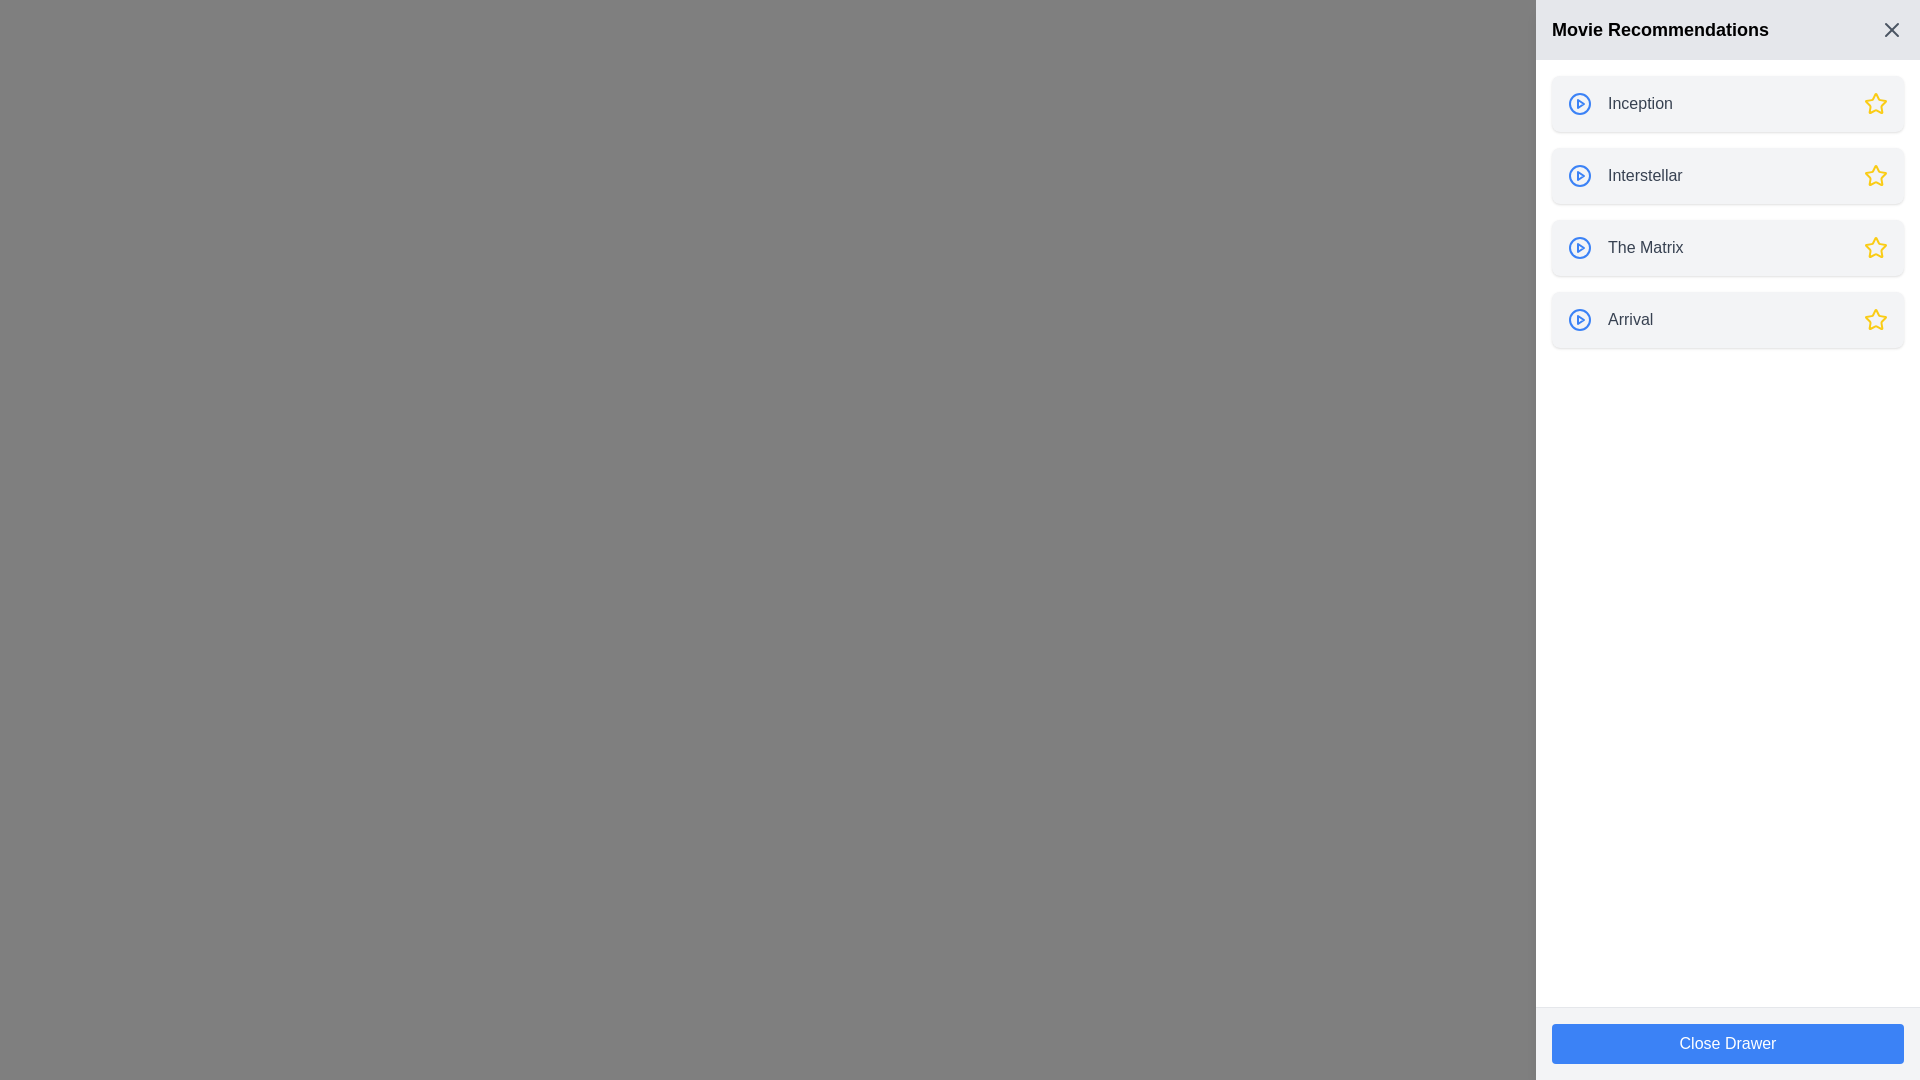 This screenshot has height=1080, width=1920. What do you see at coordinates (1874, 103) in the screenshot?
I see `the yellow star icon associated with the 'Inception' item in the 'Movie Recommendations' panel` at bounding box center [1874, 103].